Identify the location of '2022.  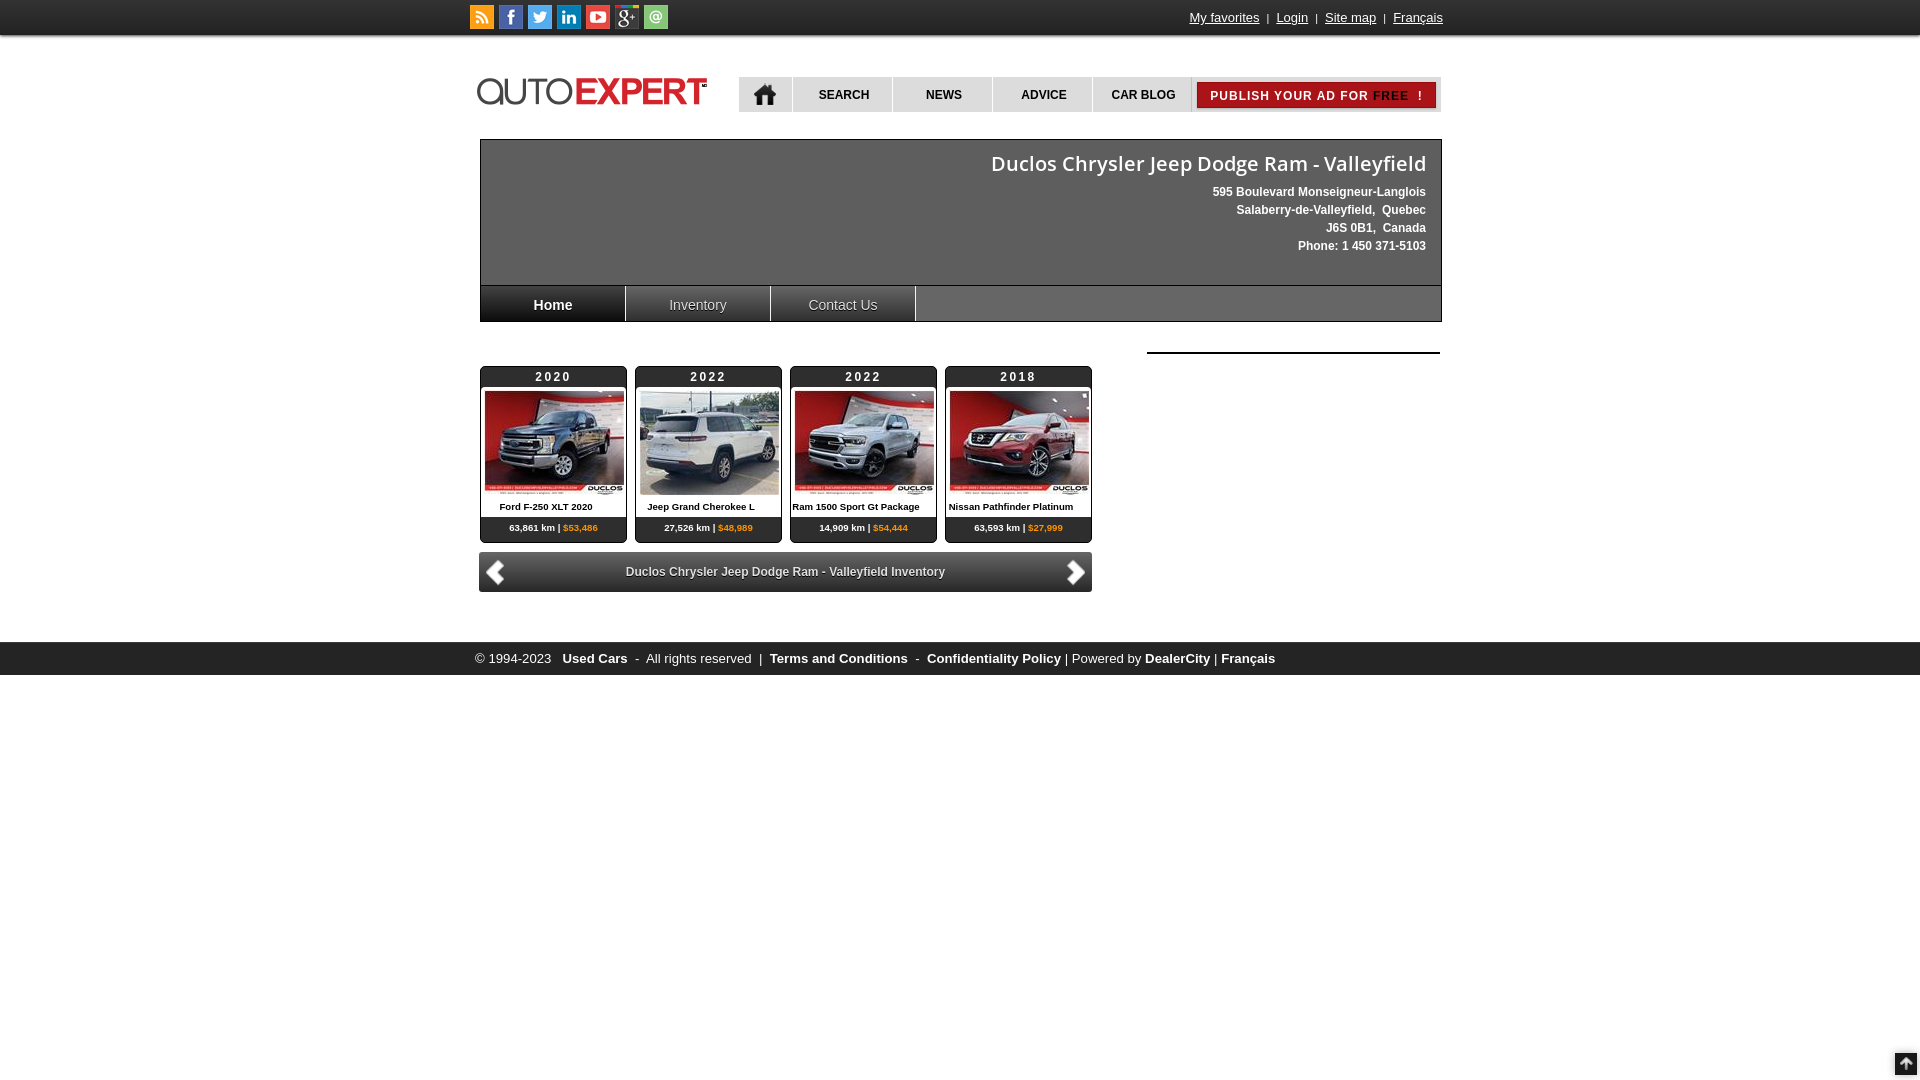
(708, 441).